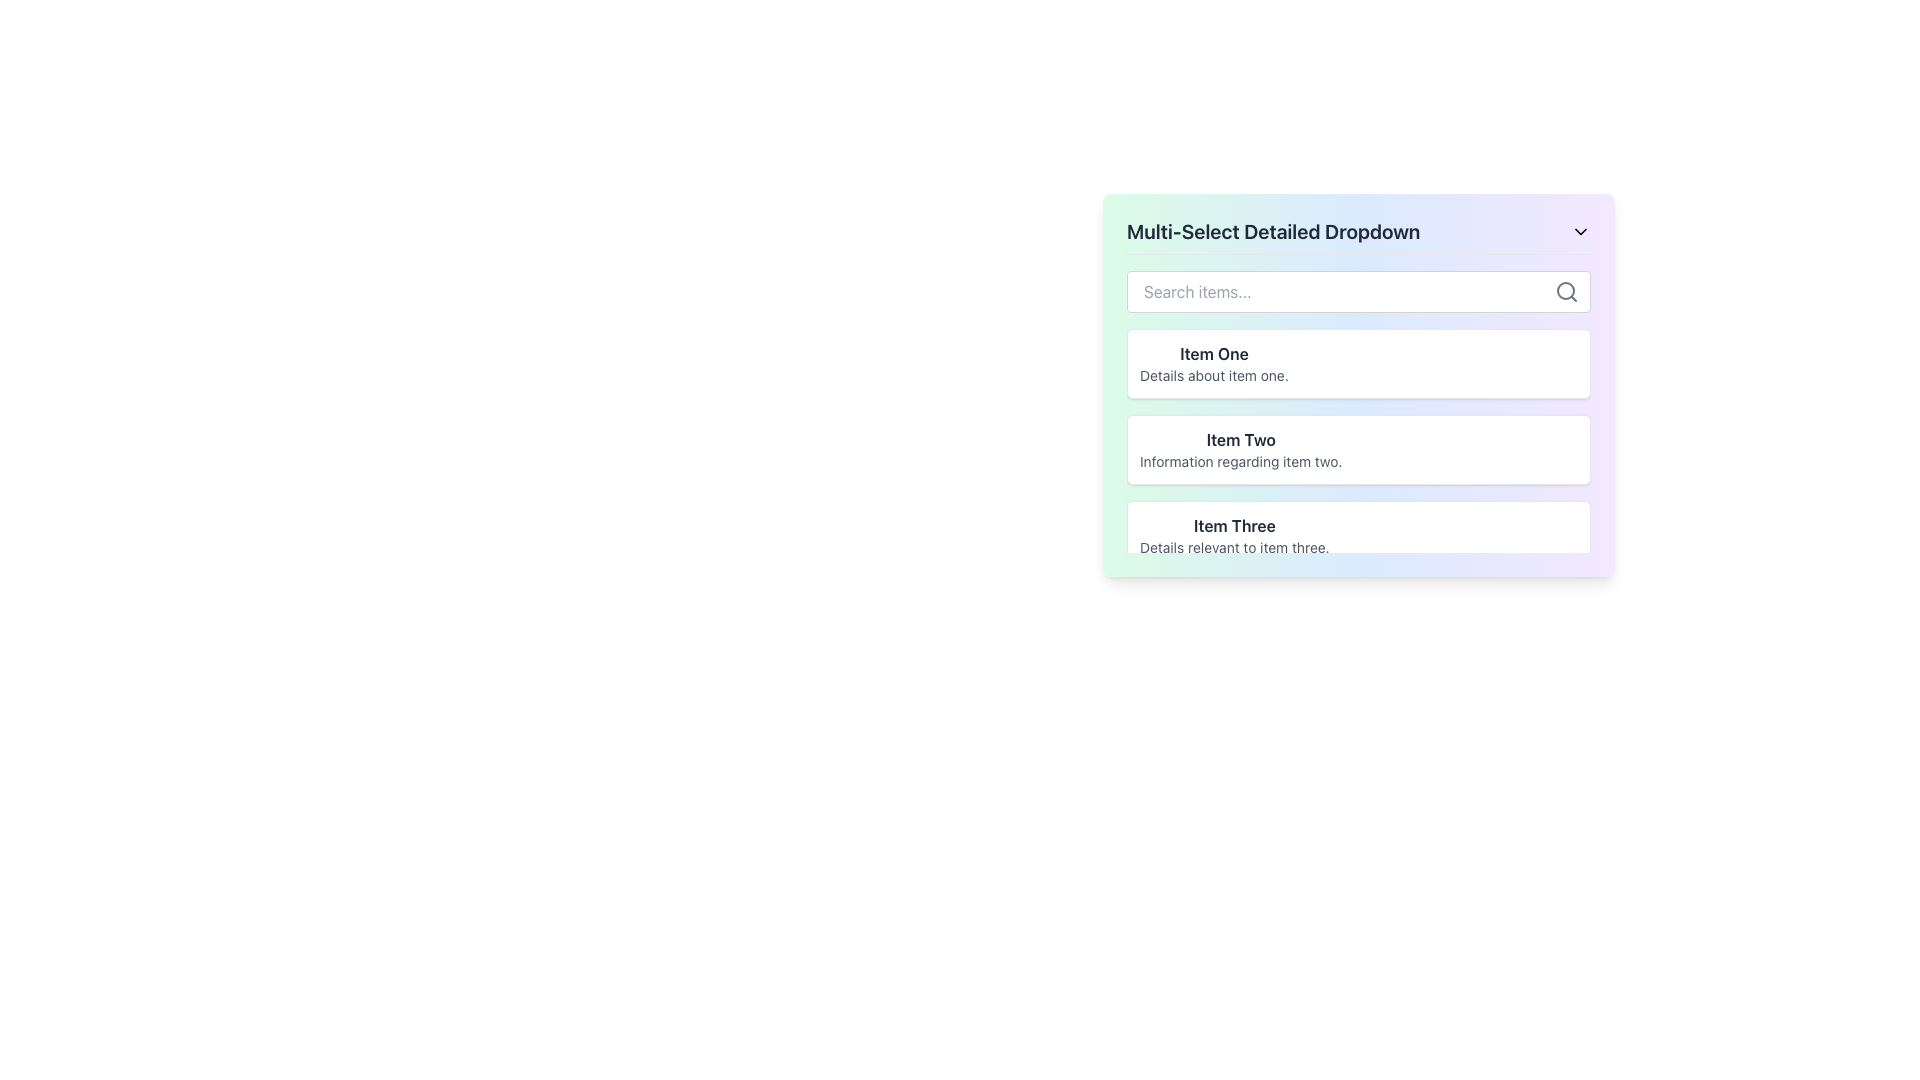 The image size is (1920, 1080). Describe the element at coordinates (1579, 230) in the screenshot. I see `the toggle button for the dropdown menu located at the right-hand end of the 'Multi-Select Detailed Dropdown' header` at that location.